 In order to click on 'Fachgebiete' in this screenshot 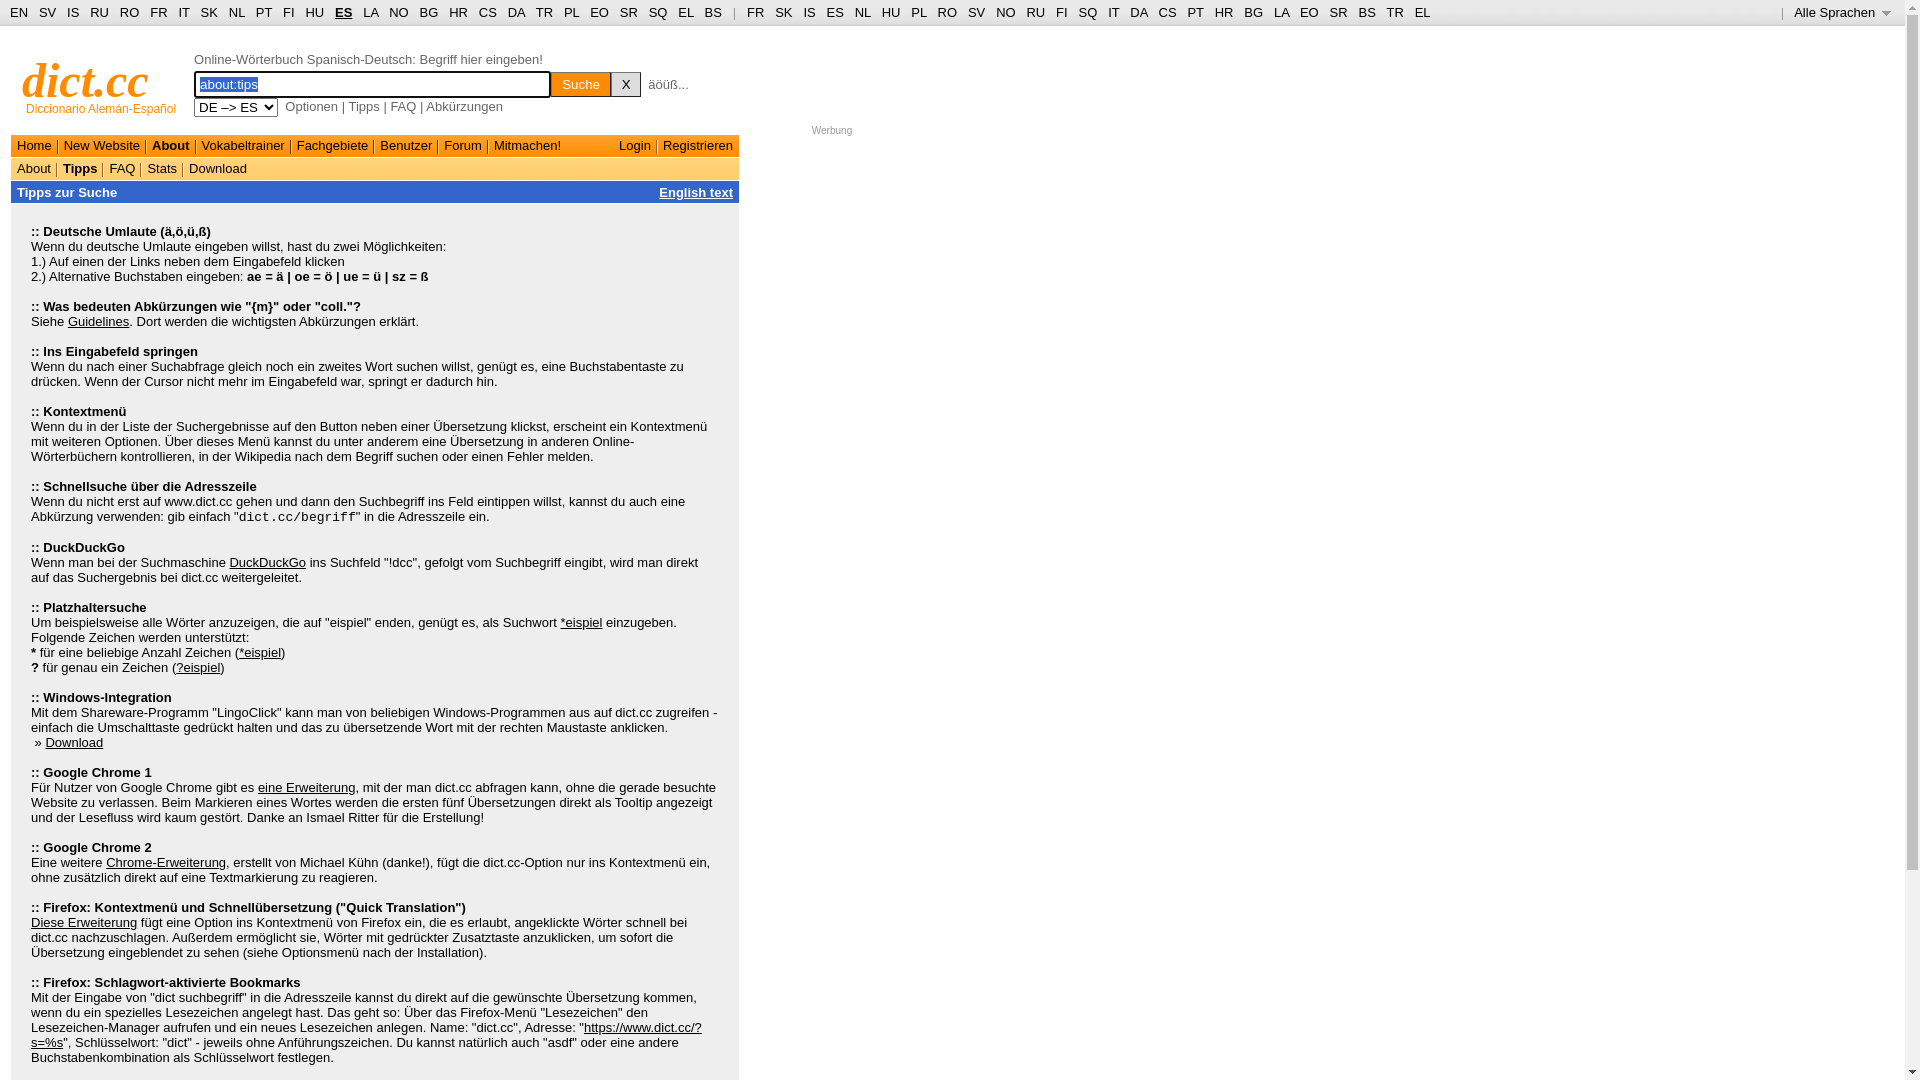, I will do `click(332, 144)`.